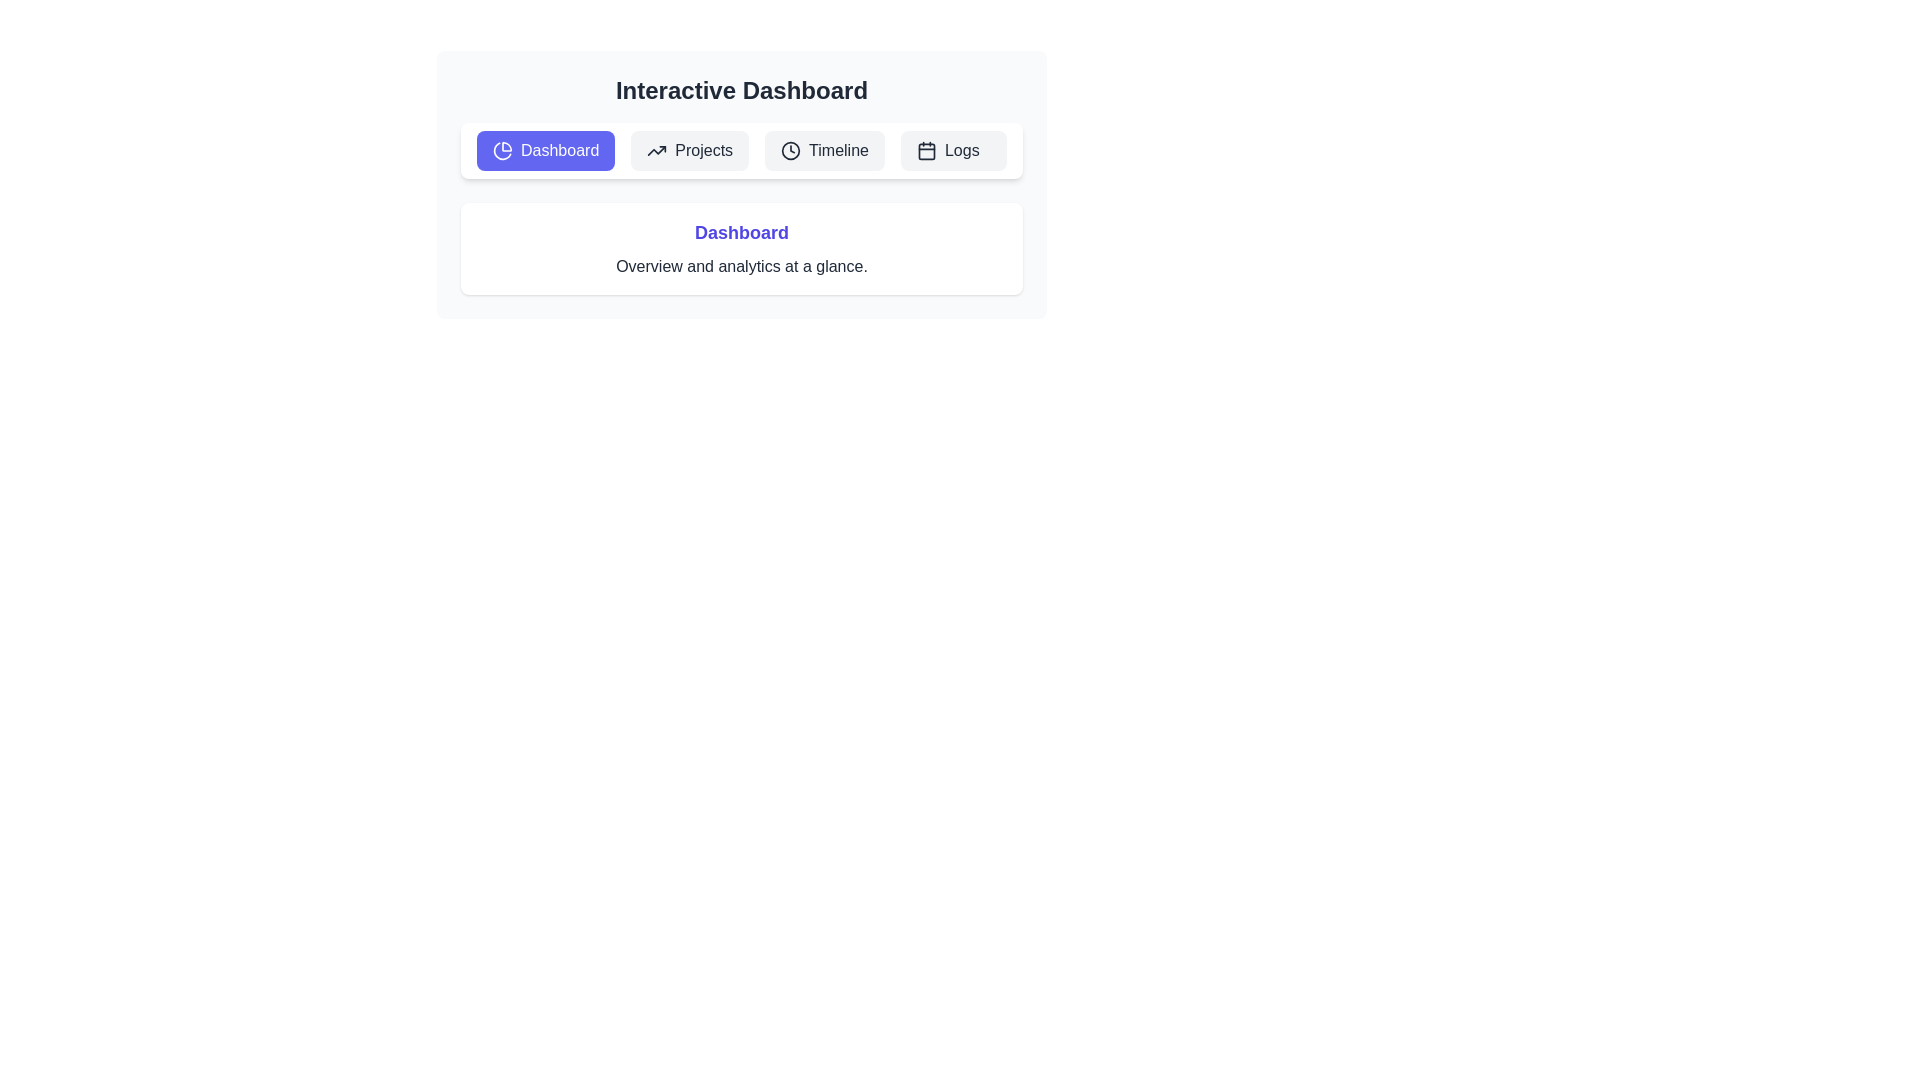  I want to click on the 'Dashboard' button located at the top-left of the section, which contains a small pie chart icon preceding the text, so click(503, 149).